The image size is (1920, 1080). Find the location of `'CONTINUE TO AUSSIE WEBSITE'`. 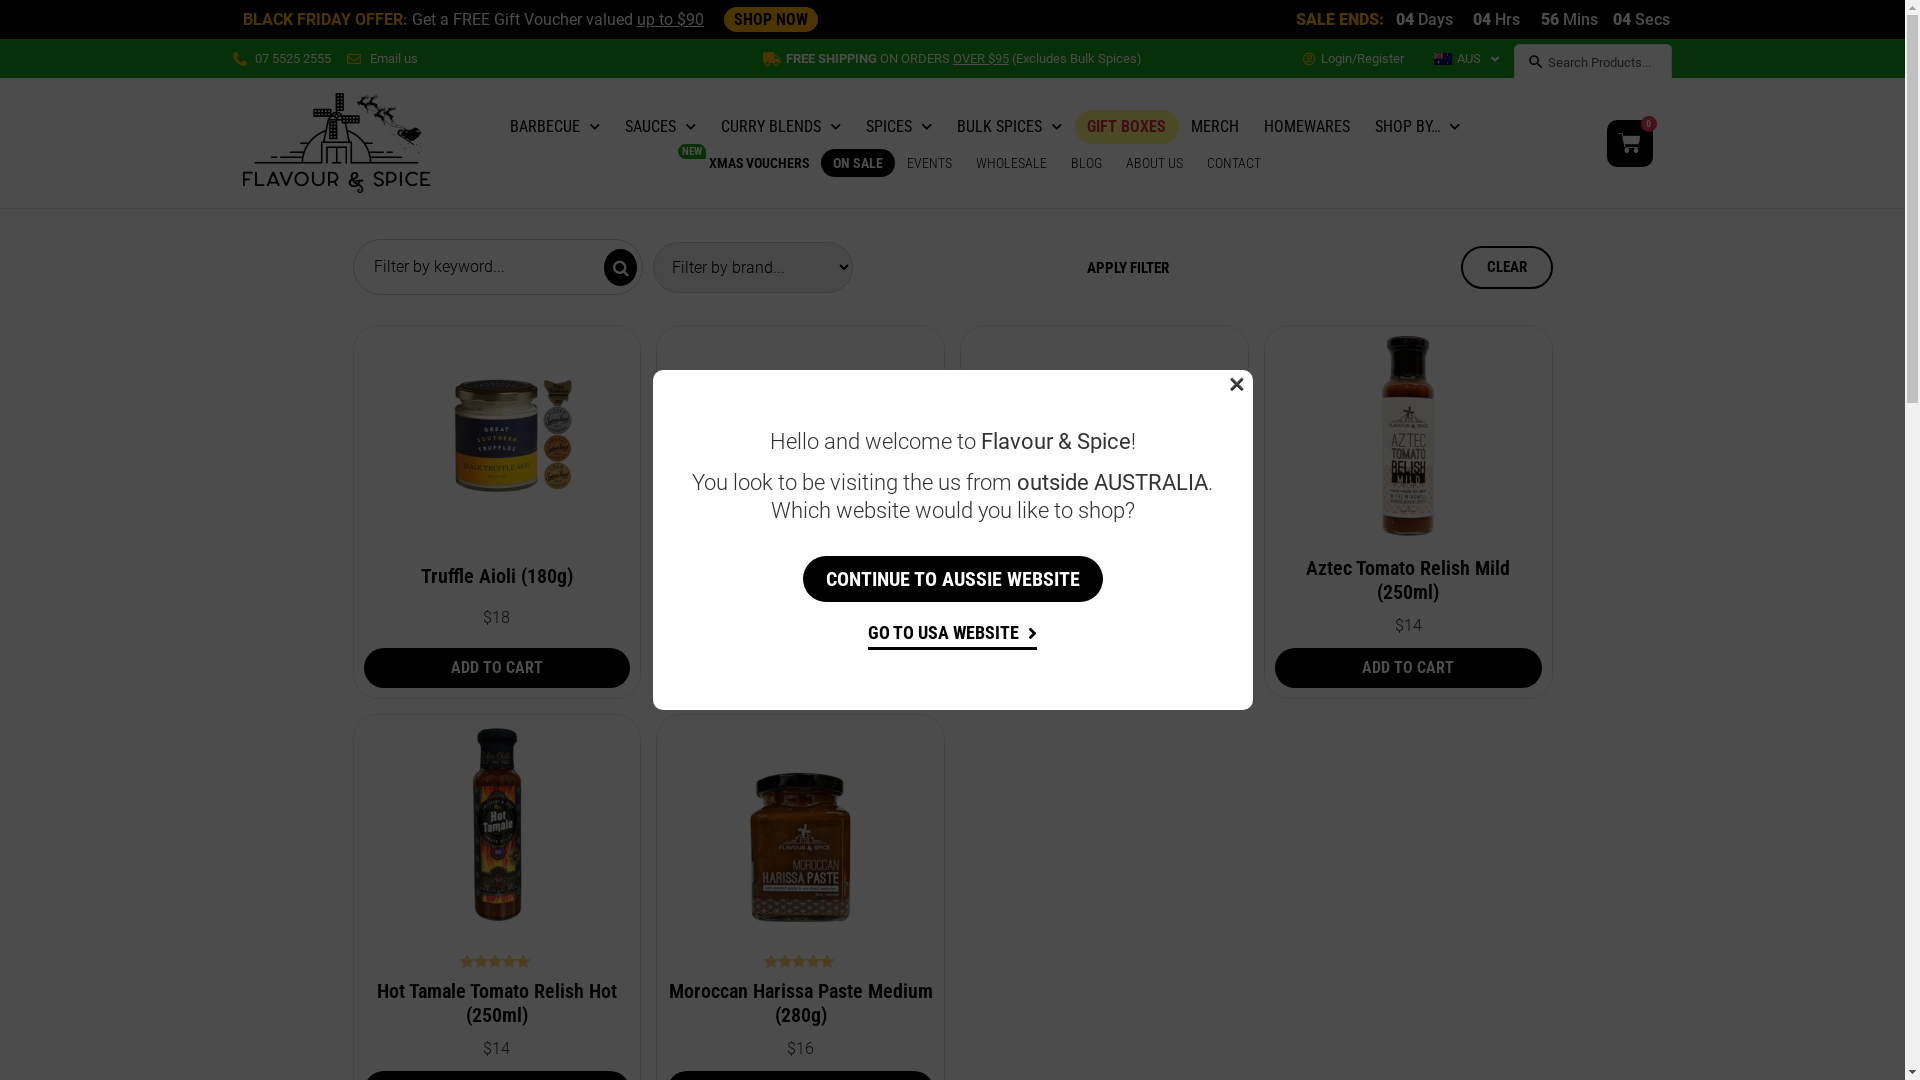

'CONTINUE TO AUSSIE WEBSITE' is located at coordinates (950, 578).